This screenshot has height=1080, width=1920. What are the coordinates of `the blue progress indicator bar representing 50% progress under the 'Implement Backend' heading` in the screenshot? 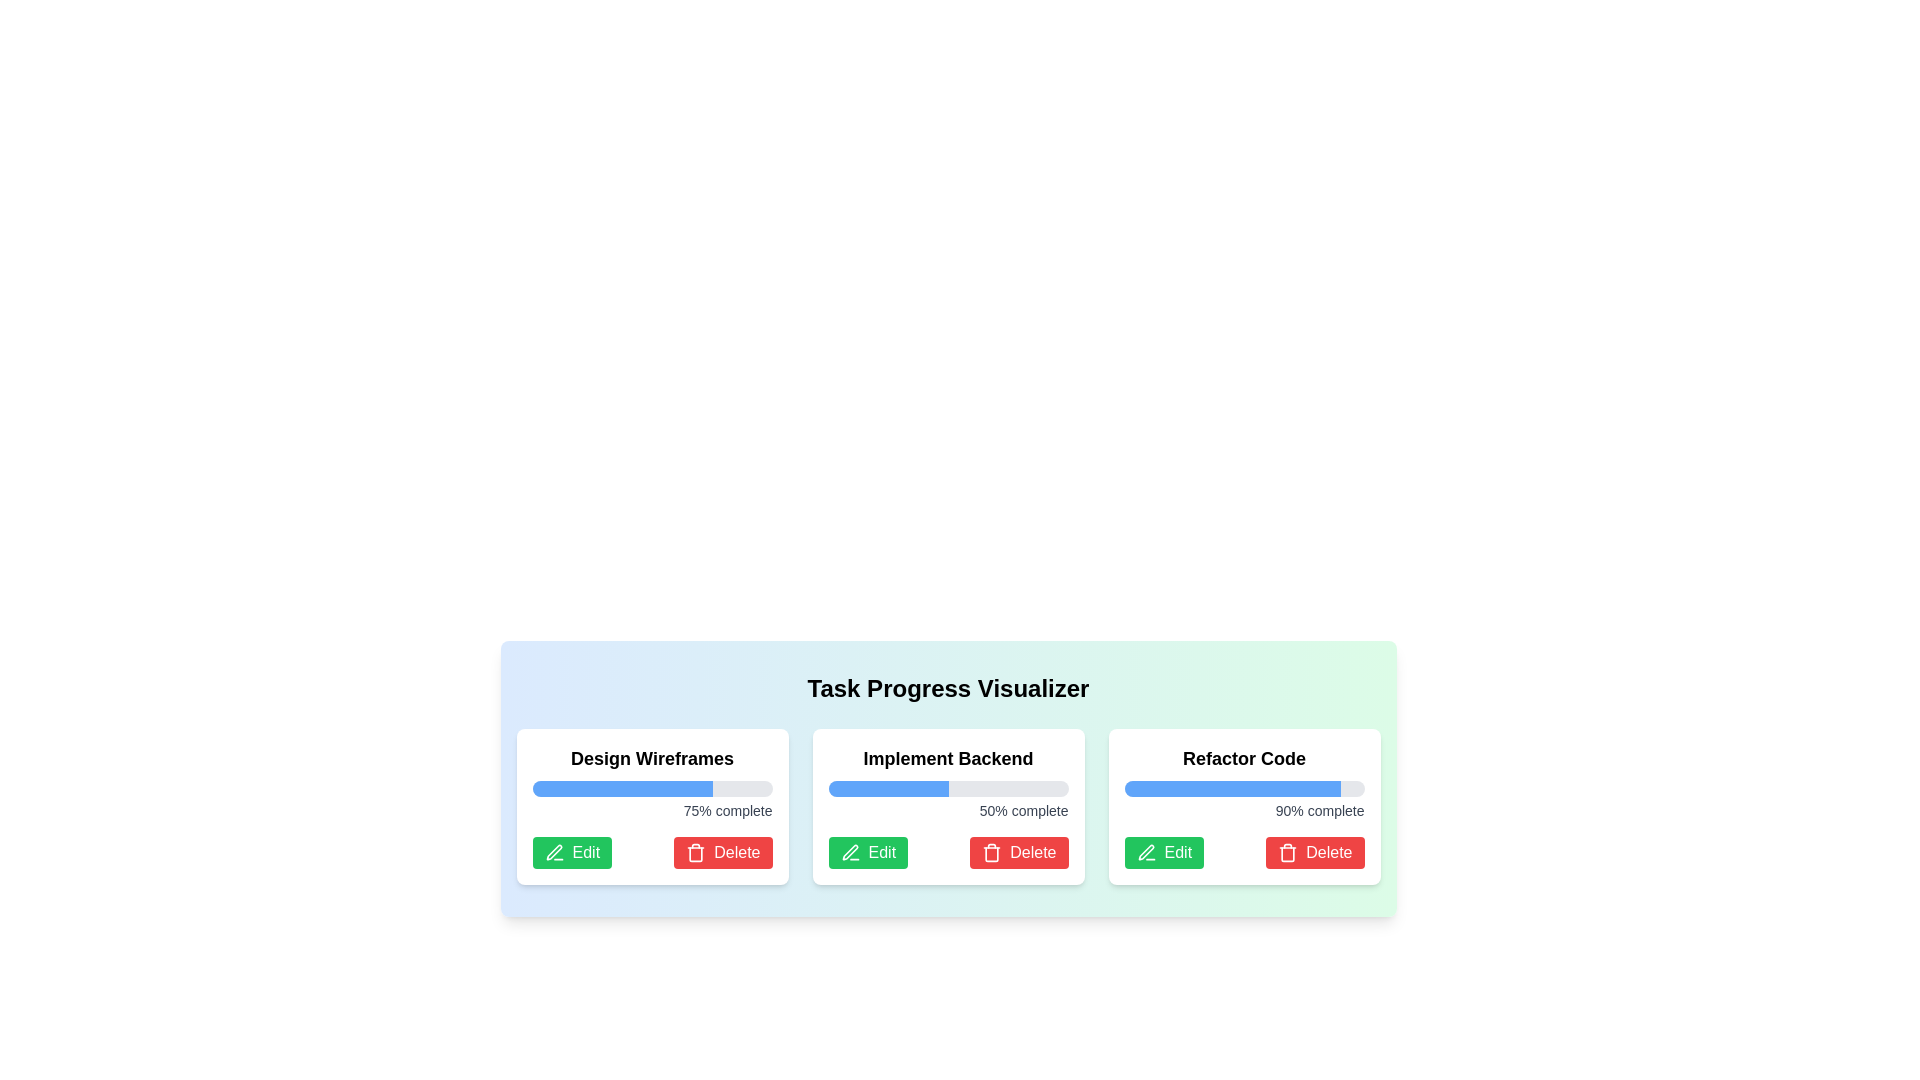 It's located at (887, 788).